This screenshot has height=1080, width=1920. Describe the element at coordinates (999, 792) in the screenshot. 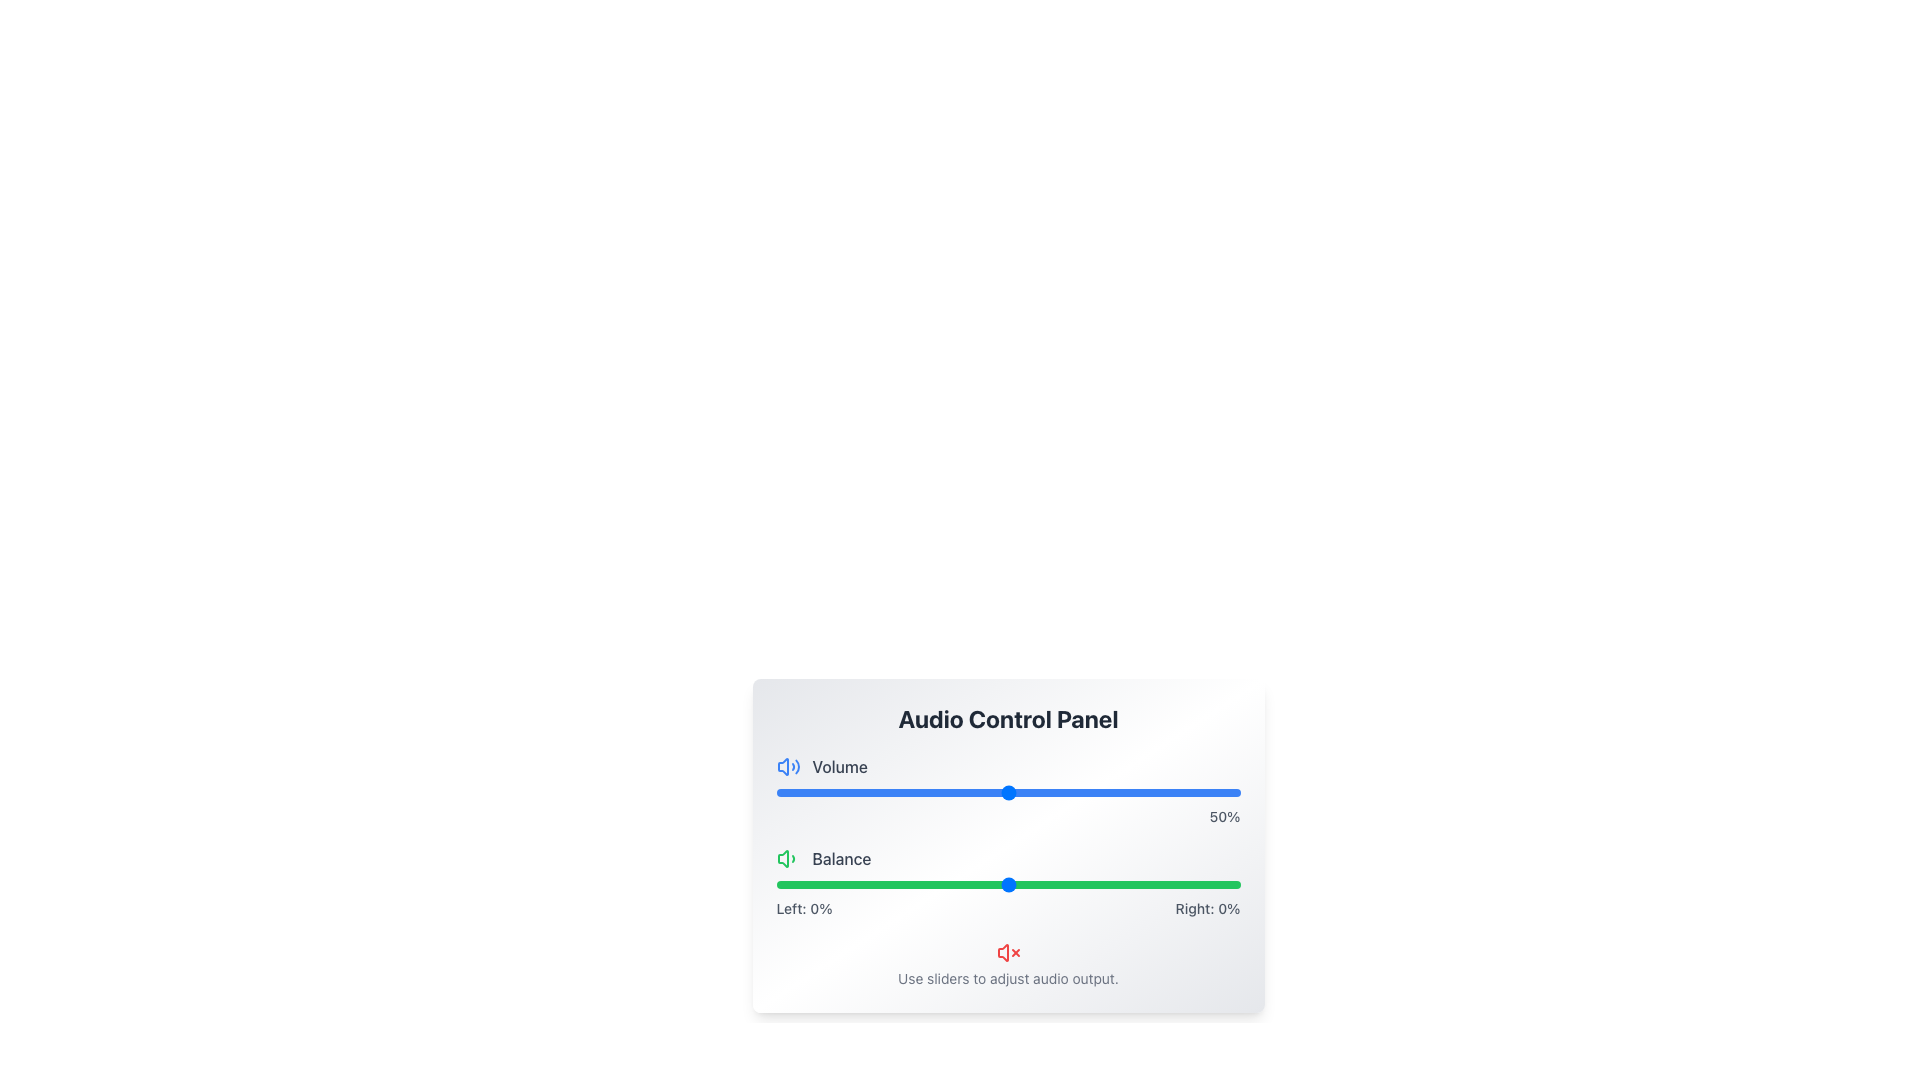

I see `the slider value` at that location.